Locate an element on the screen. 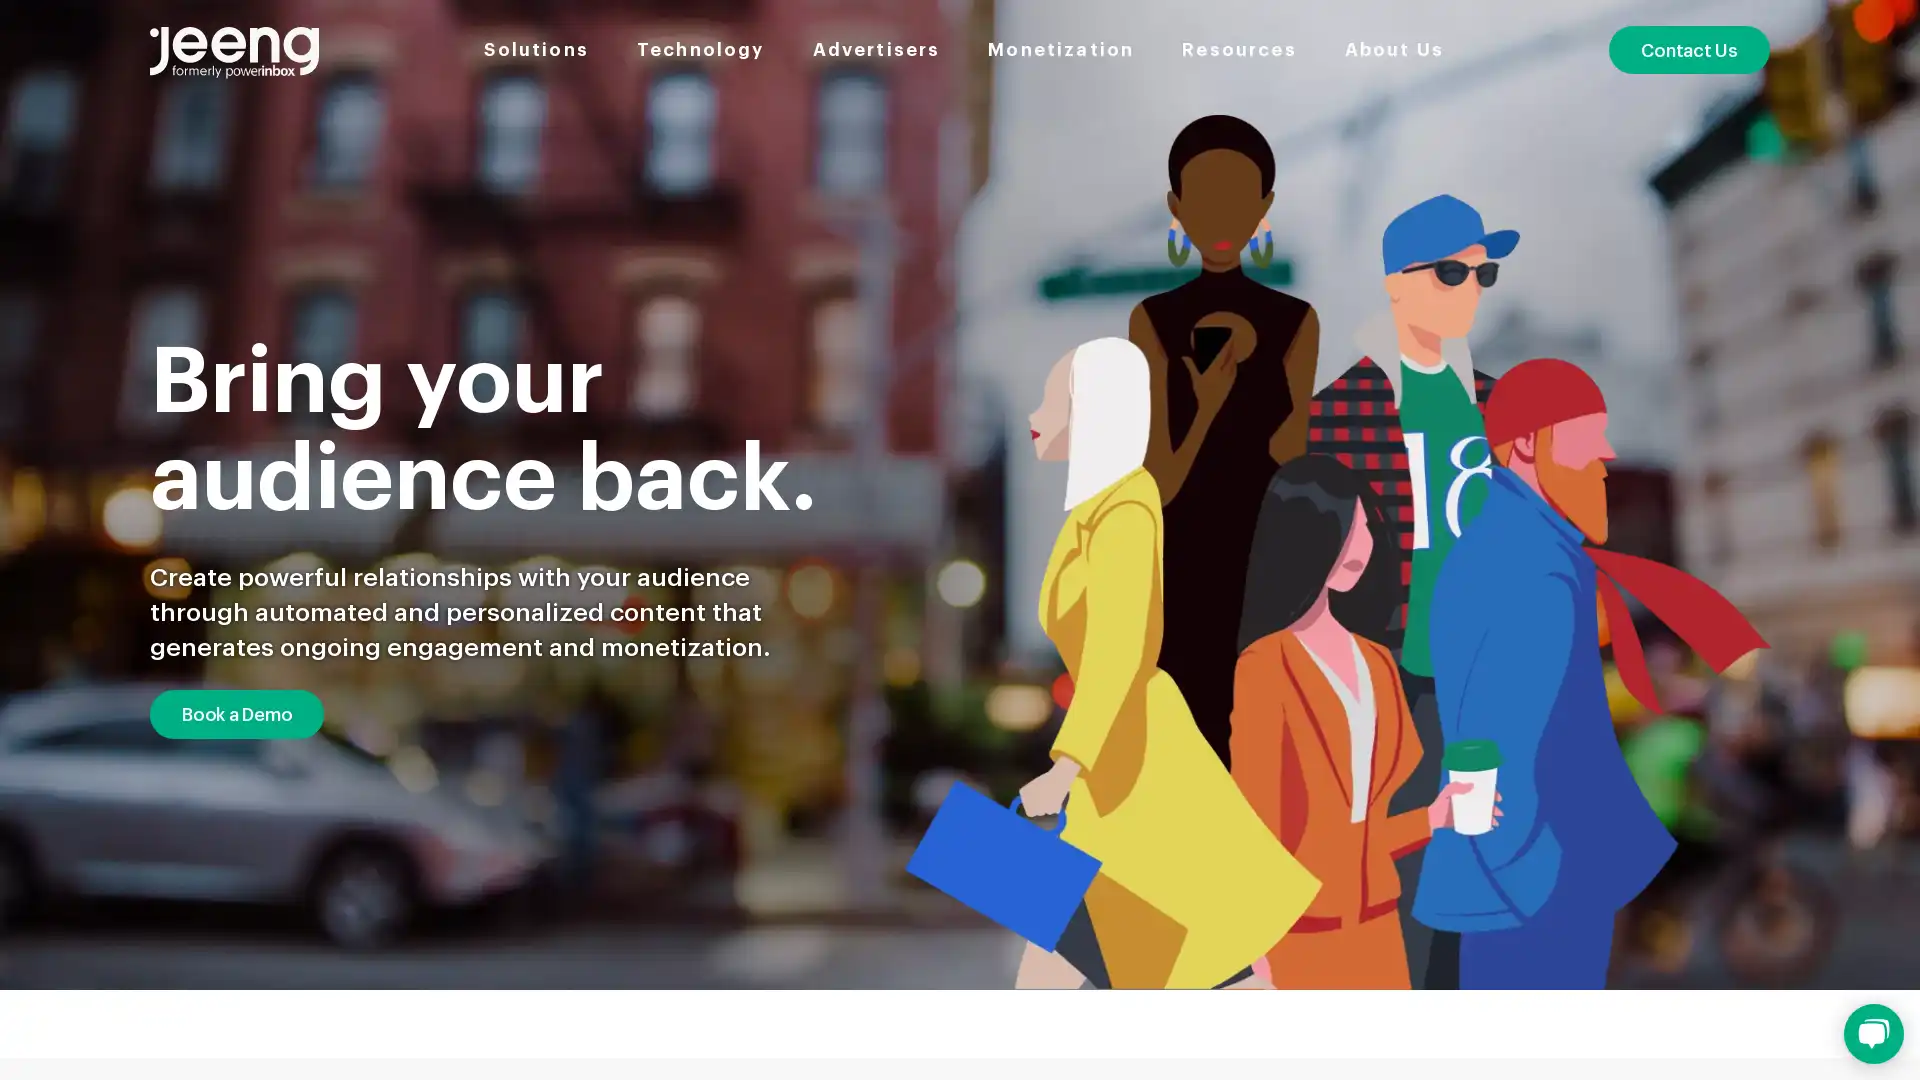  Go to slide 3 is located at coordinates (988, 1014).